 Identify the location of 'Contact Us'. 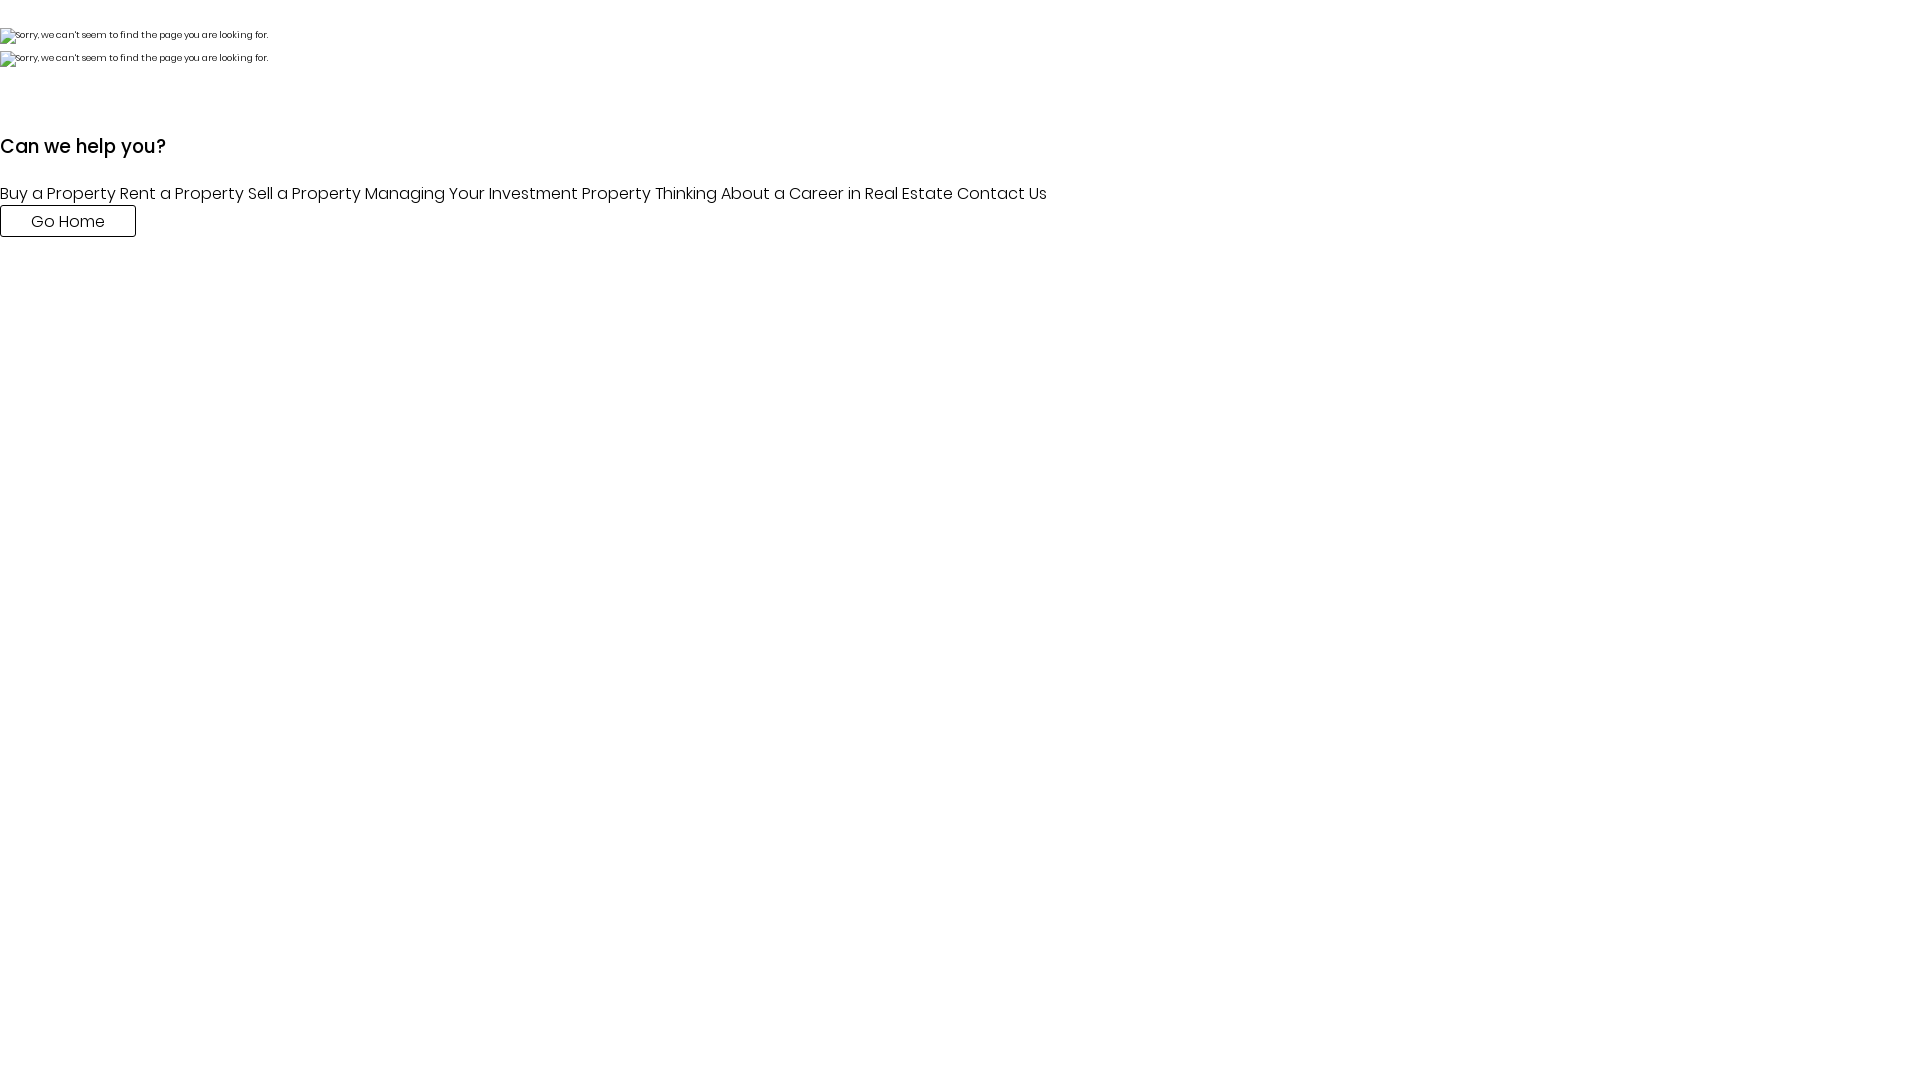
(1002, 193).